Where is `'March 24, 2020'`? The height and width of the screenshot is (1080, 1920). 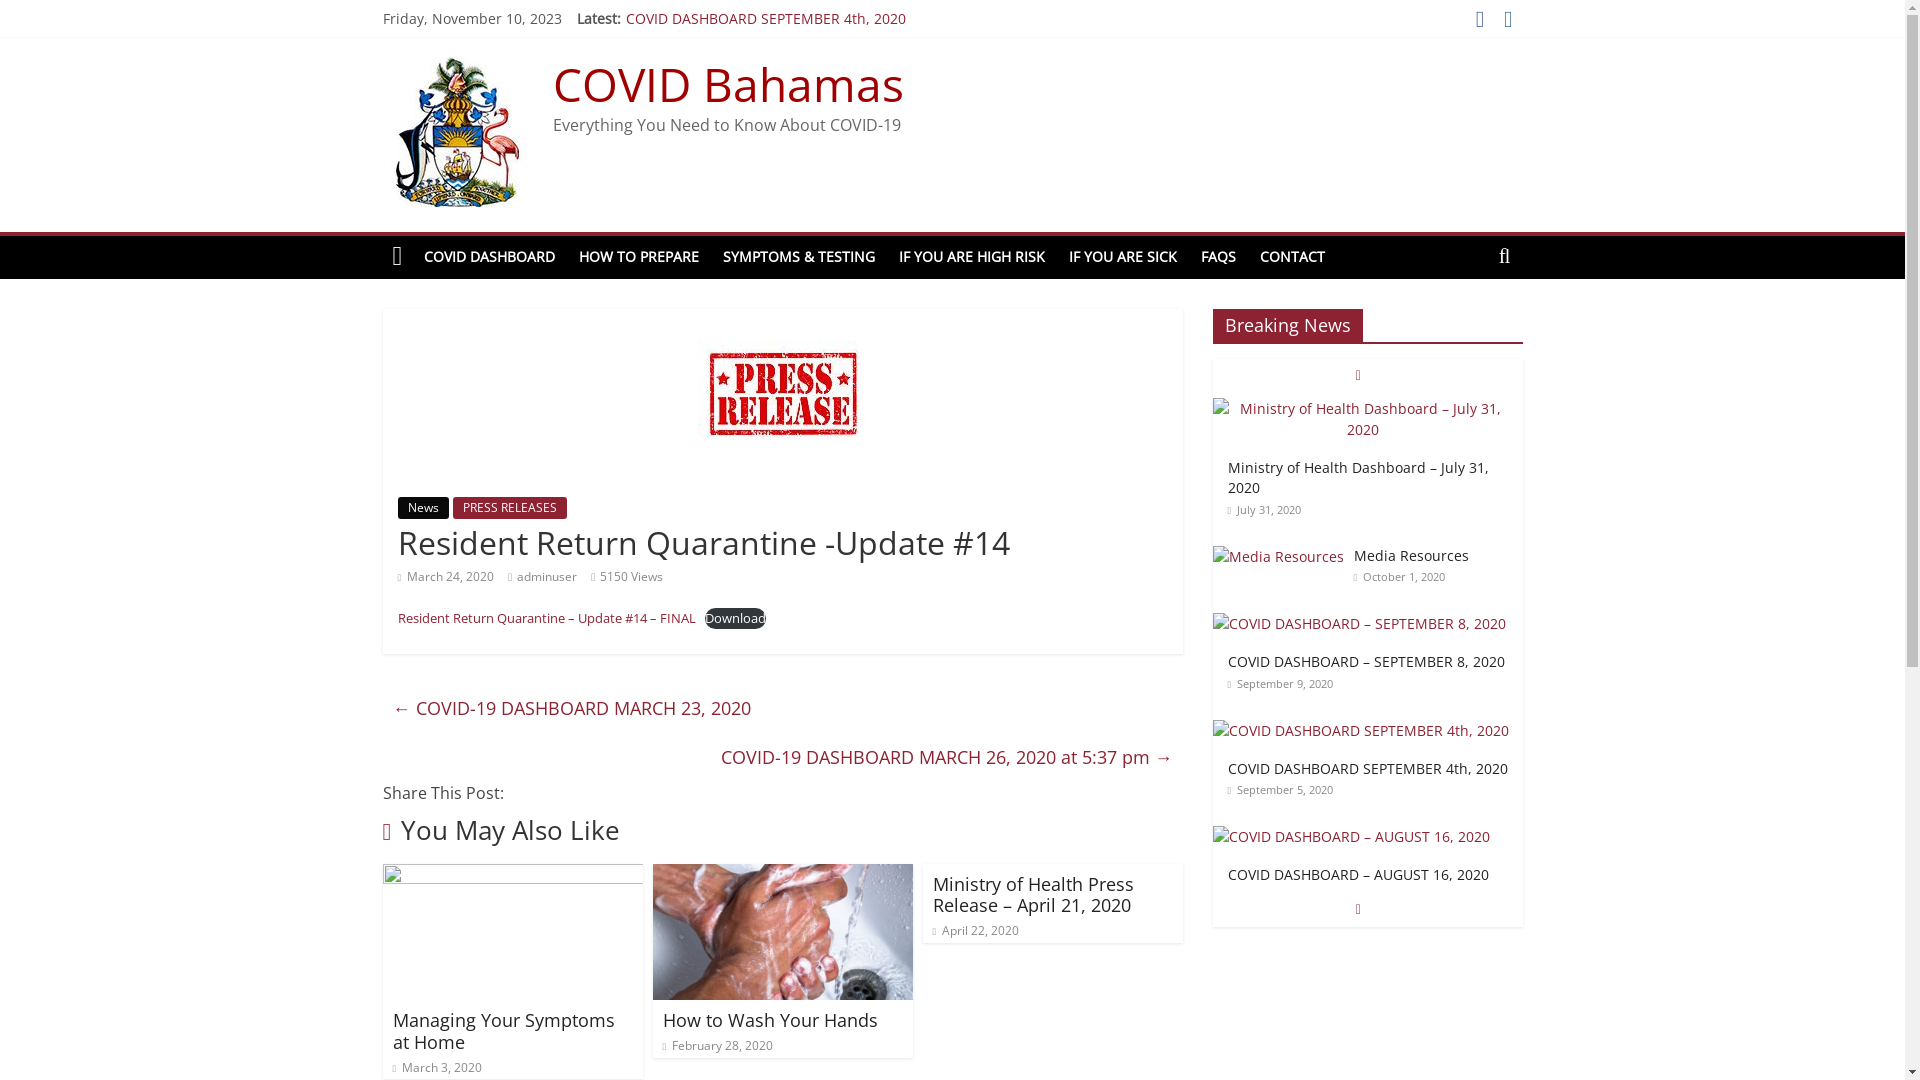 'March 24, 2020' is located at coordinates (445, 576).